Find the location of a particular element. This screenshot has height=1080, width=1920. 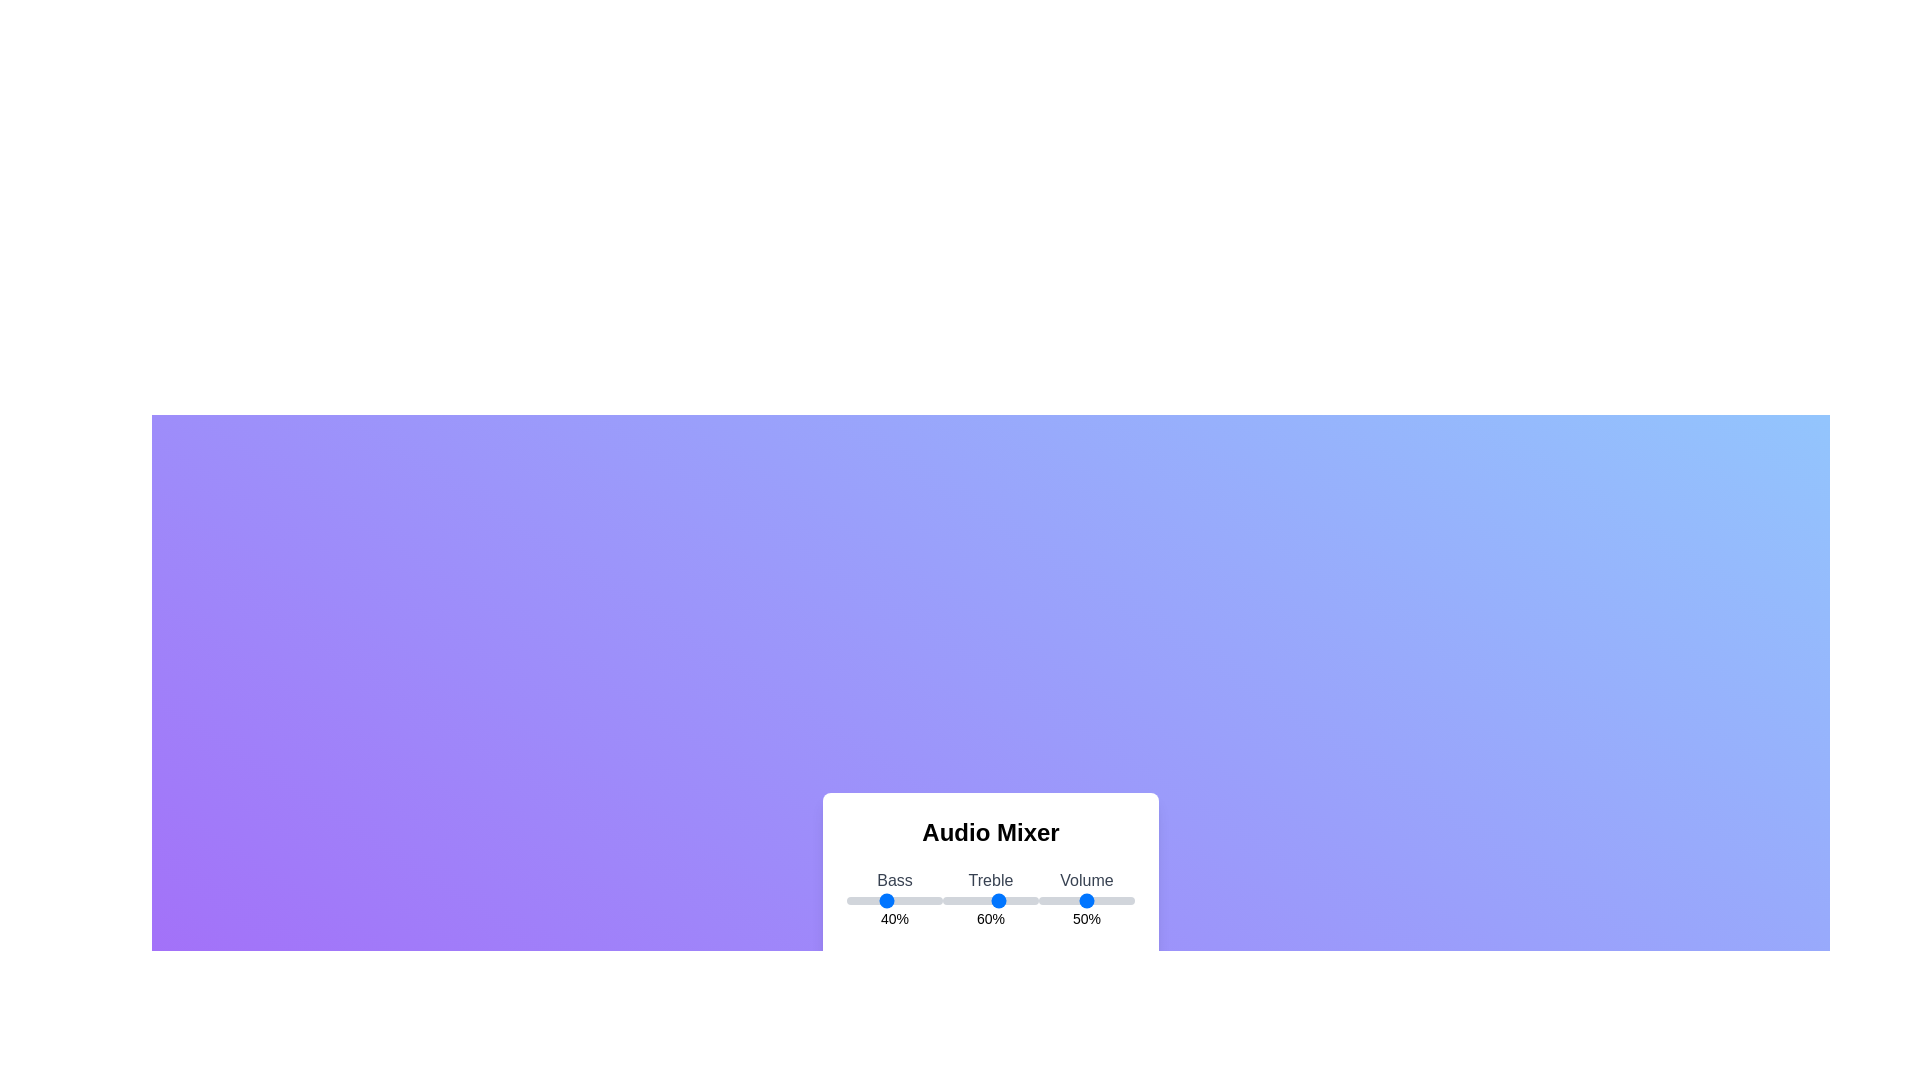

the bass slider to set the bass level to 40% is located at coordinates (884, 901).